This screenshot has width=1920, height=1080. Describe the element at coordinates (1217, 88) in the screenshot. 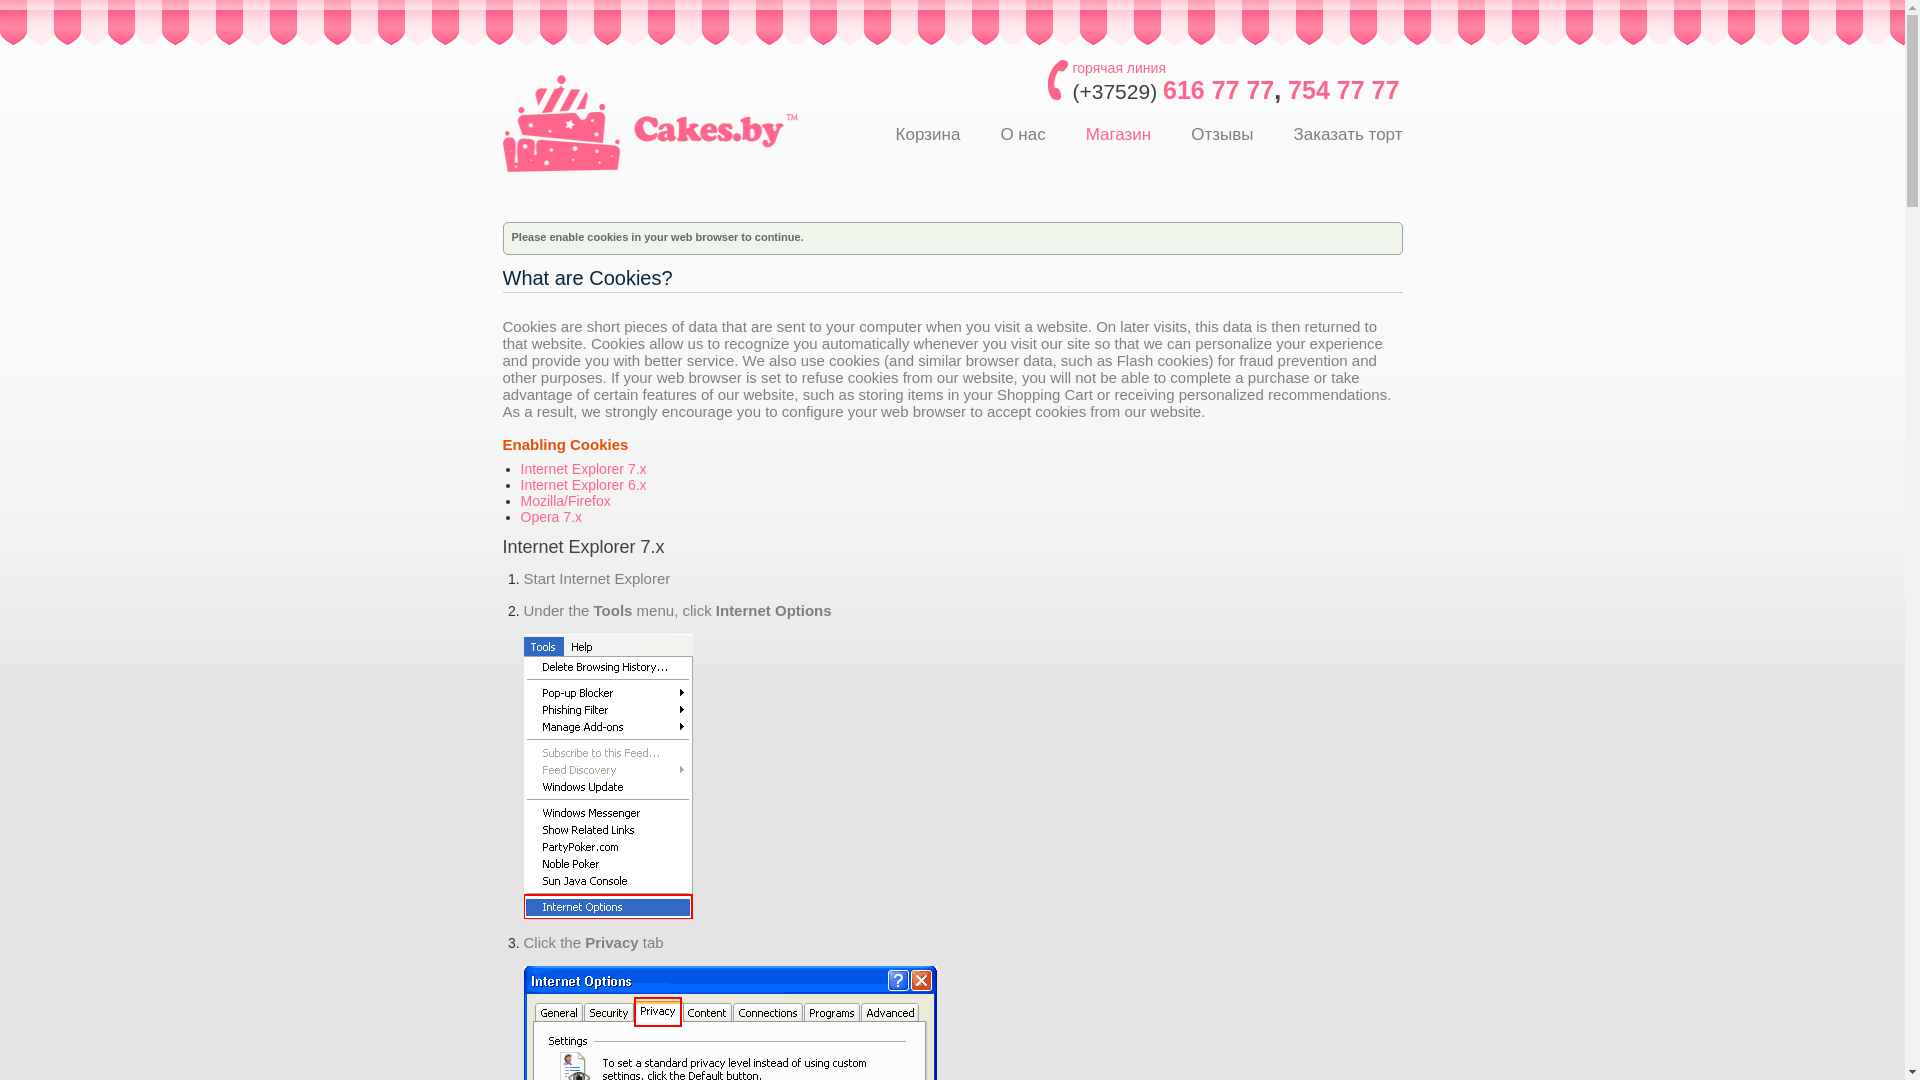

I see `'616 77 77'` at that location.